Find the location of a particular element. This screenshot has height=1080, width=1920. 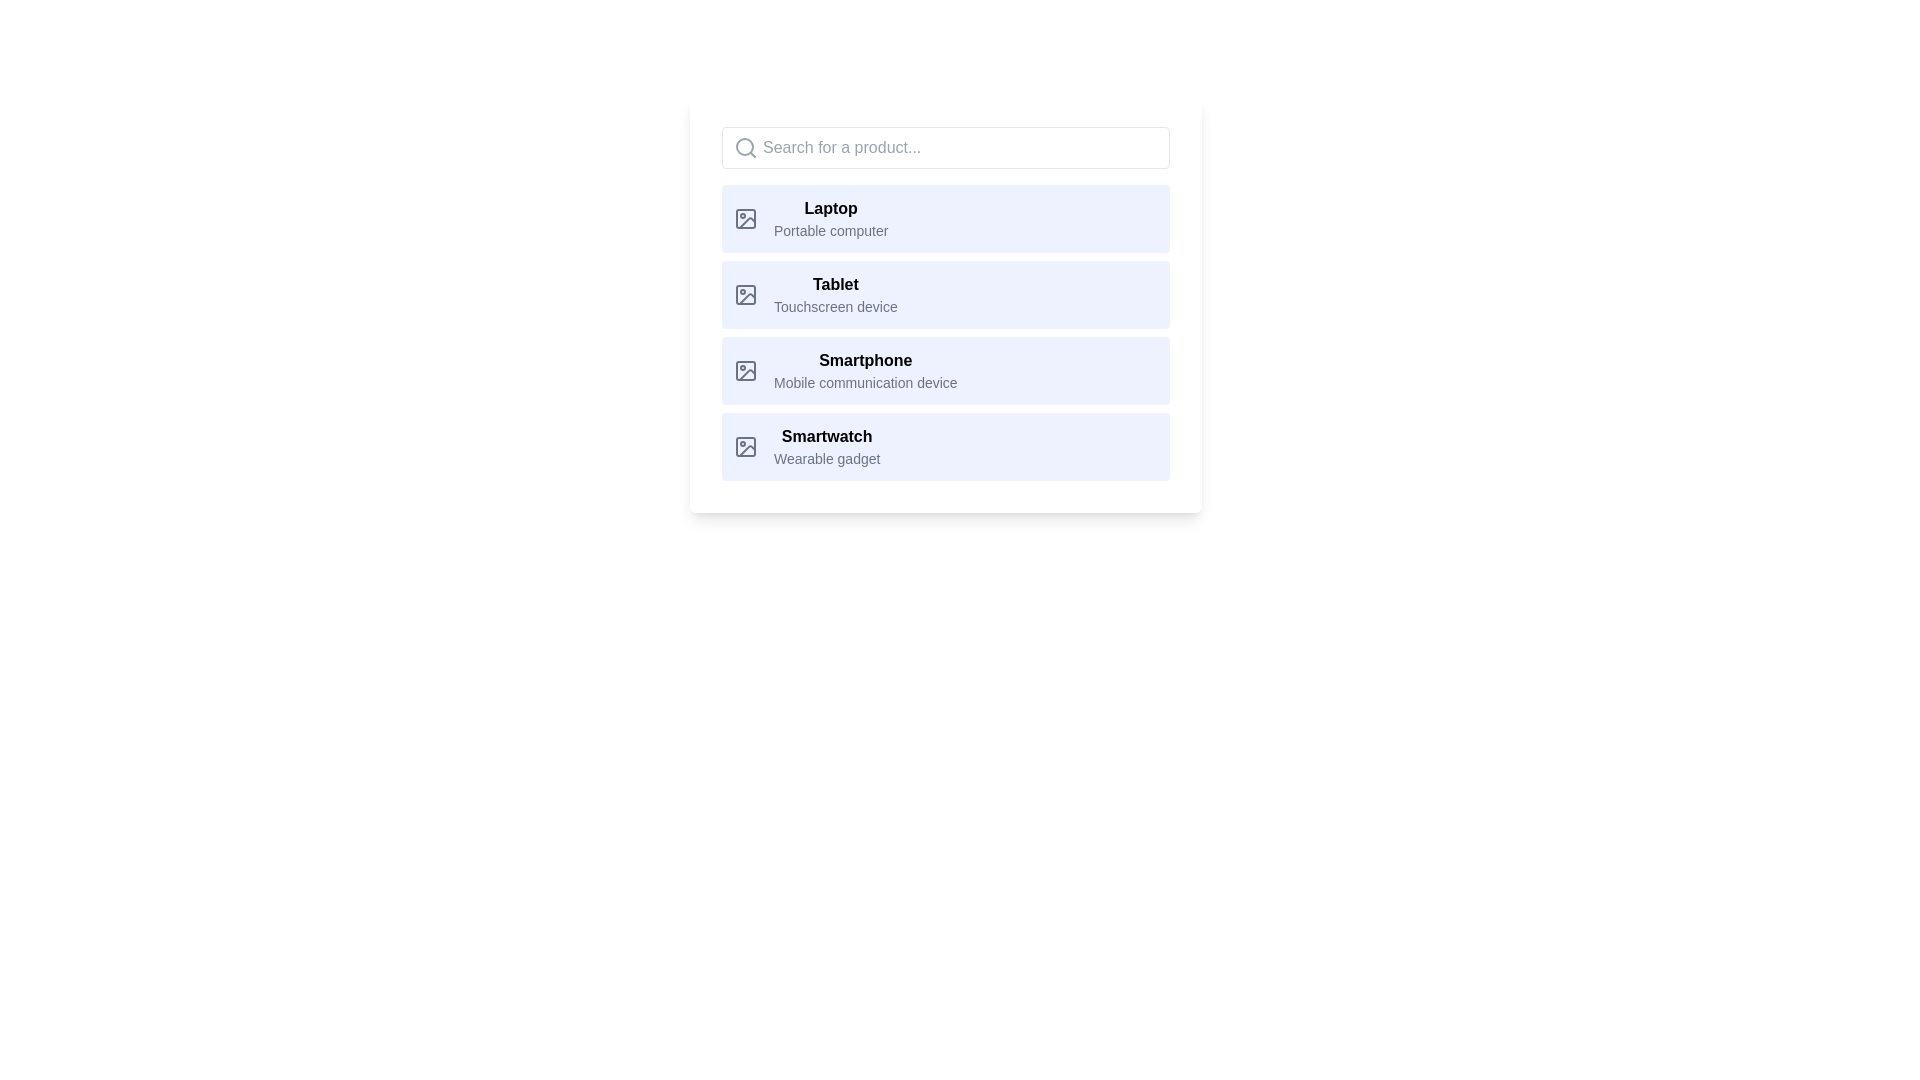

the 'Smartwatch' list item label is located at coordinates (827, 446).